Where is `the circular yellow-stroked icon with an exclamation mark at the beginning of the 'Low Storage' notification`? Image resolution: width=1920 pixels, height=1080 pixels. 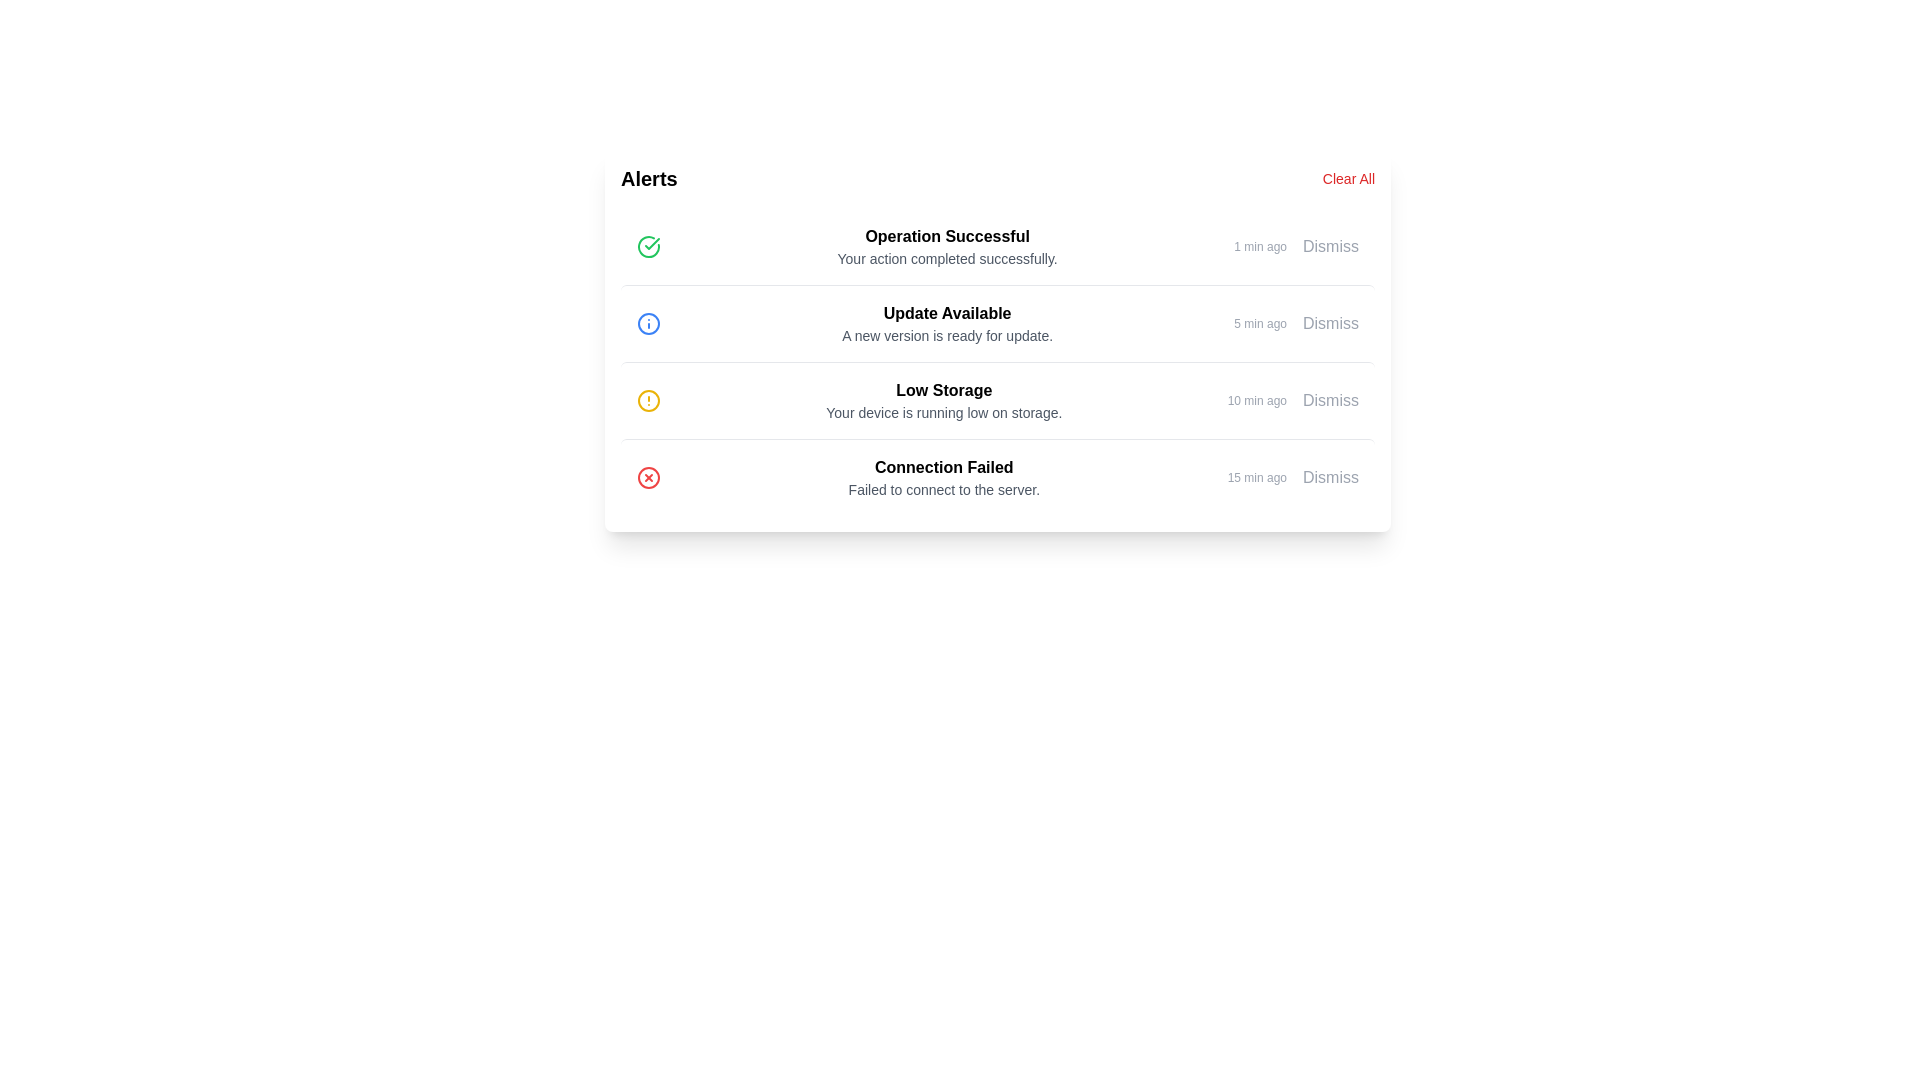
the circular yellow-stroked icon with an exclamation mark at the beginning of the 'Low Storage' notification is located at coordinates (648, 401).